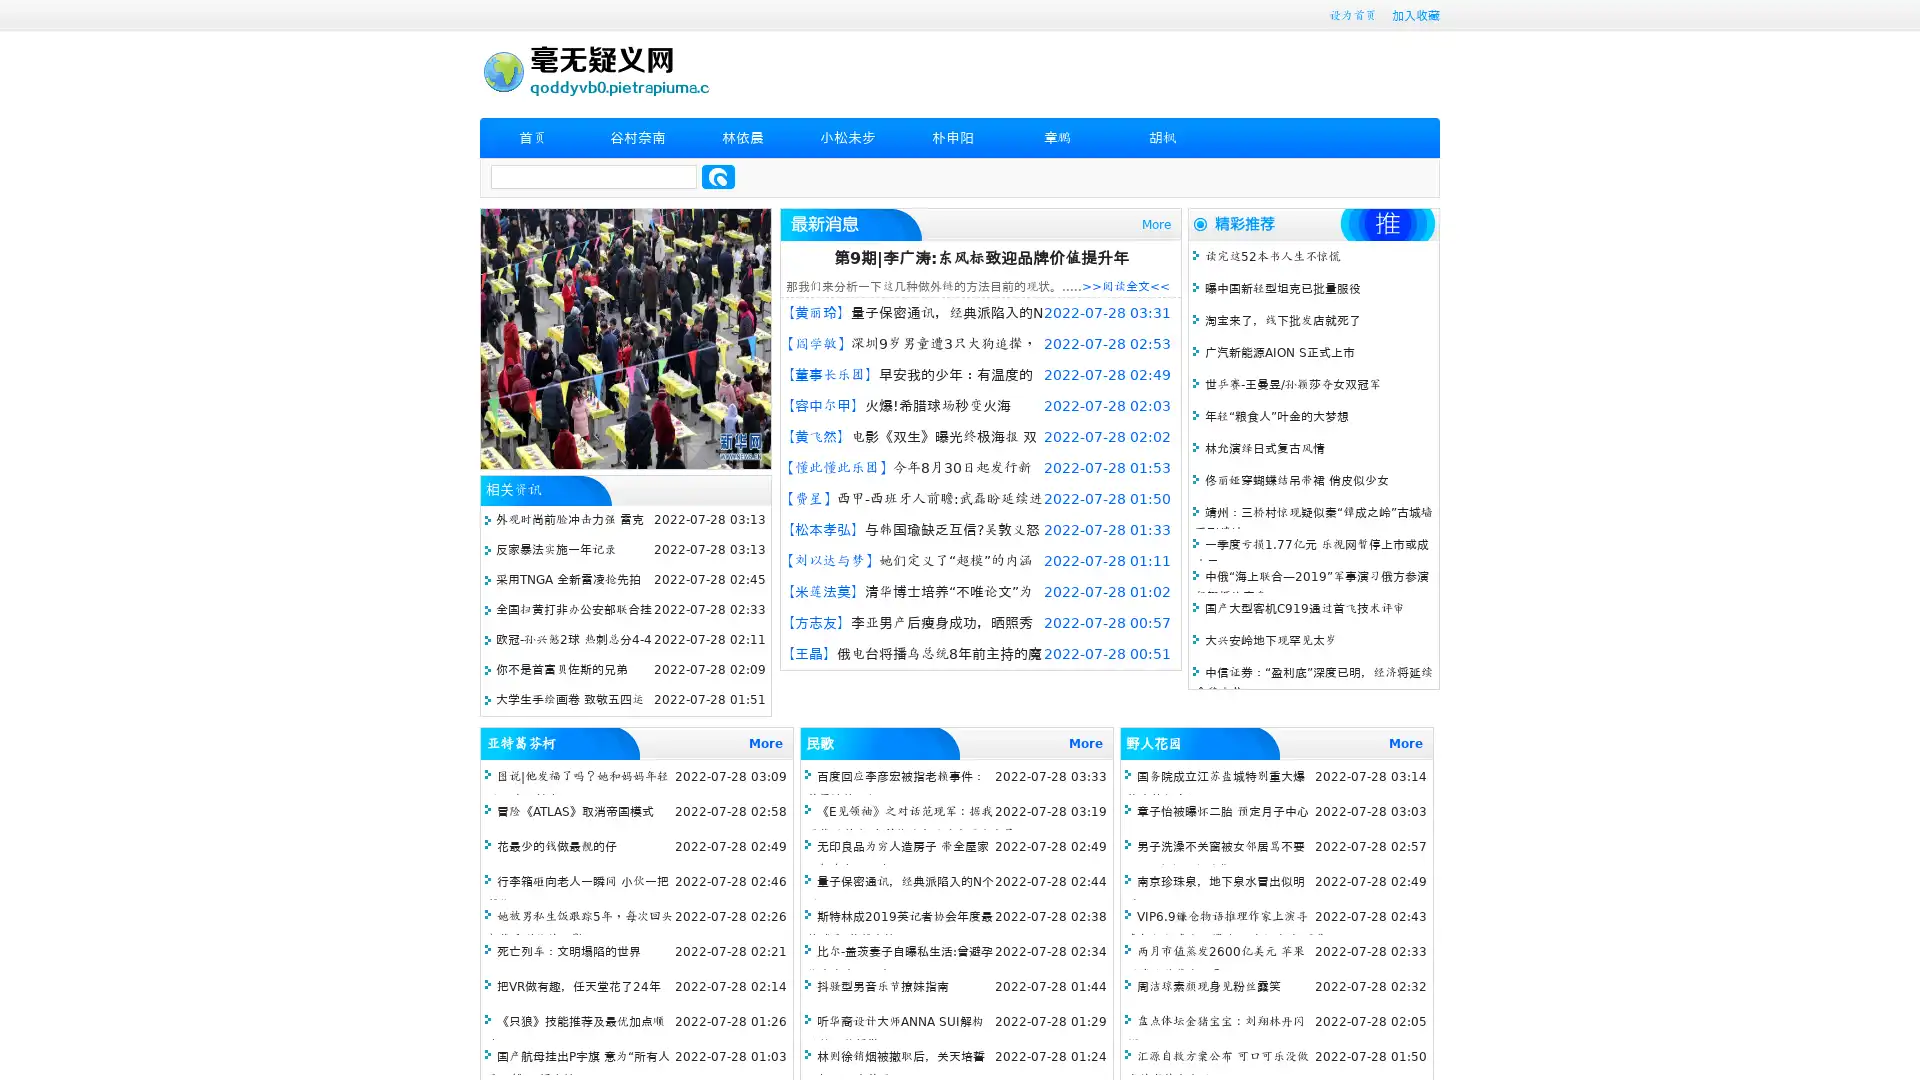  Describe the element at coordinates (718, 176) in the screenshot. I see `Search` at that location.